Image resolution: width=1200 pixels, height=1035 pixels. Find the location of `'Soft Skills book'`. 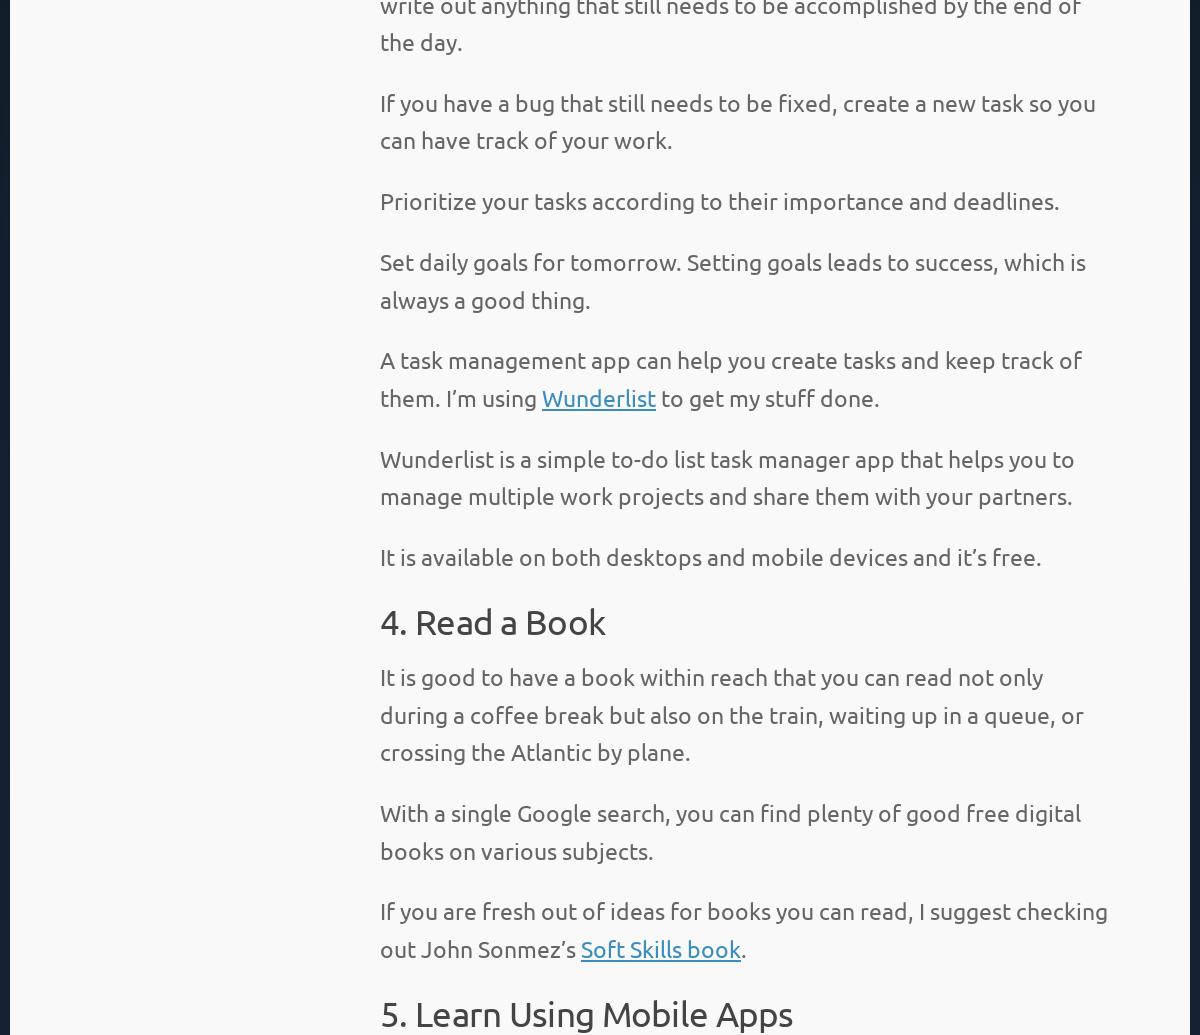

'Soft Skills book' is located at coordinates (580, 946).